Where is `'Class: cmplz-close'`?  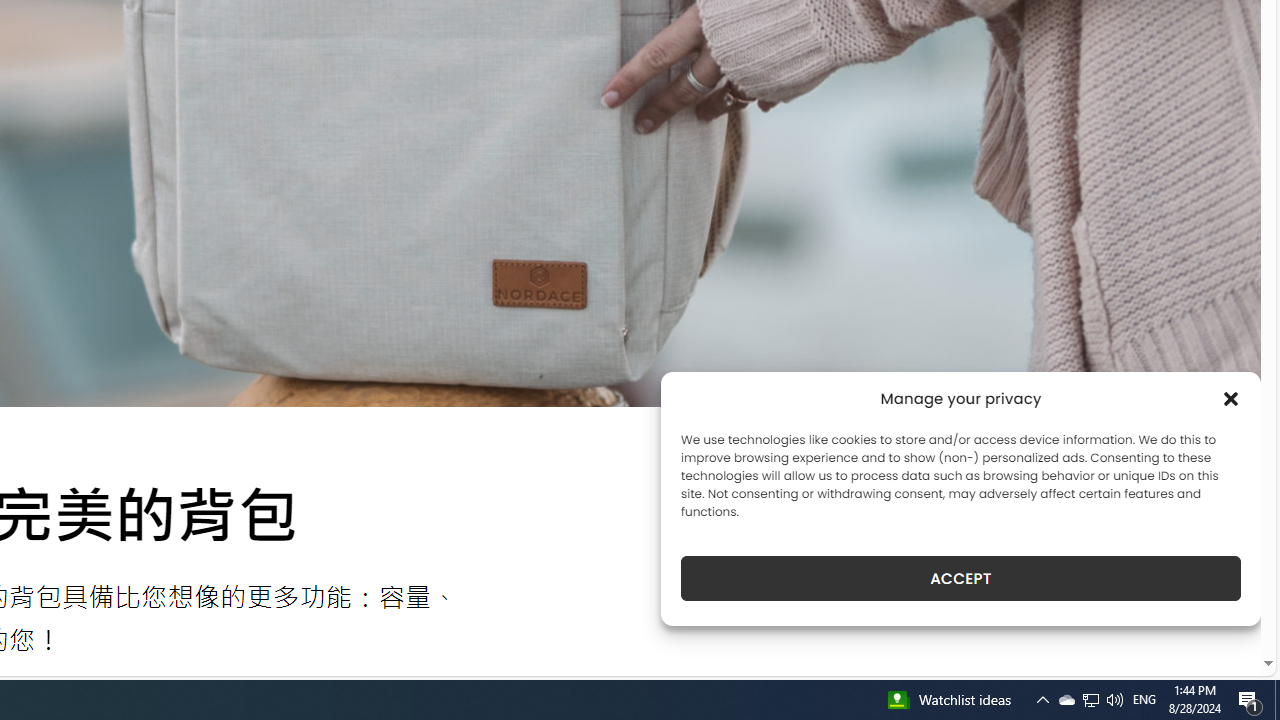 'Class: cmplz-close' is located at coordinates (1230, 398).